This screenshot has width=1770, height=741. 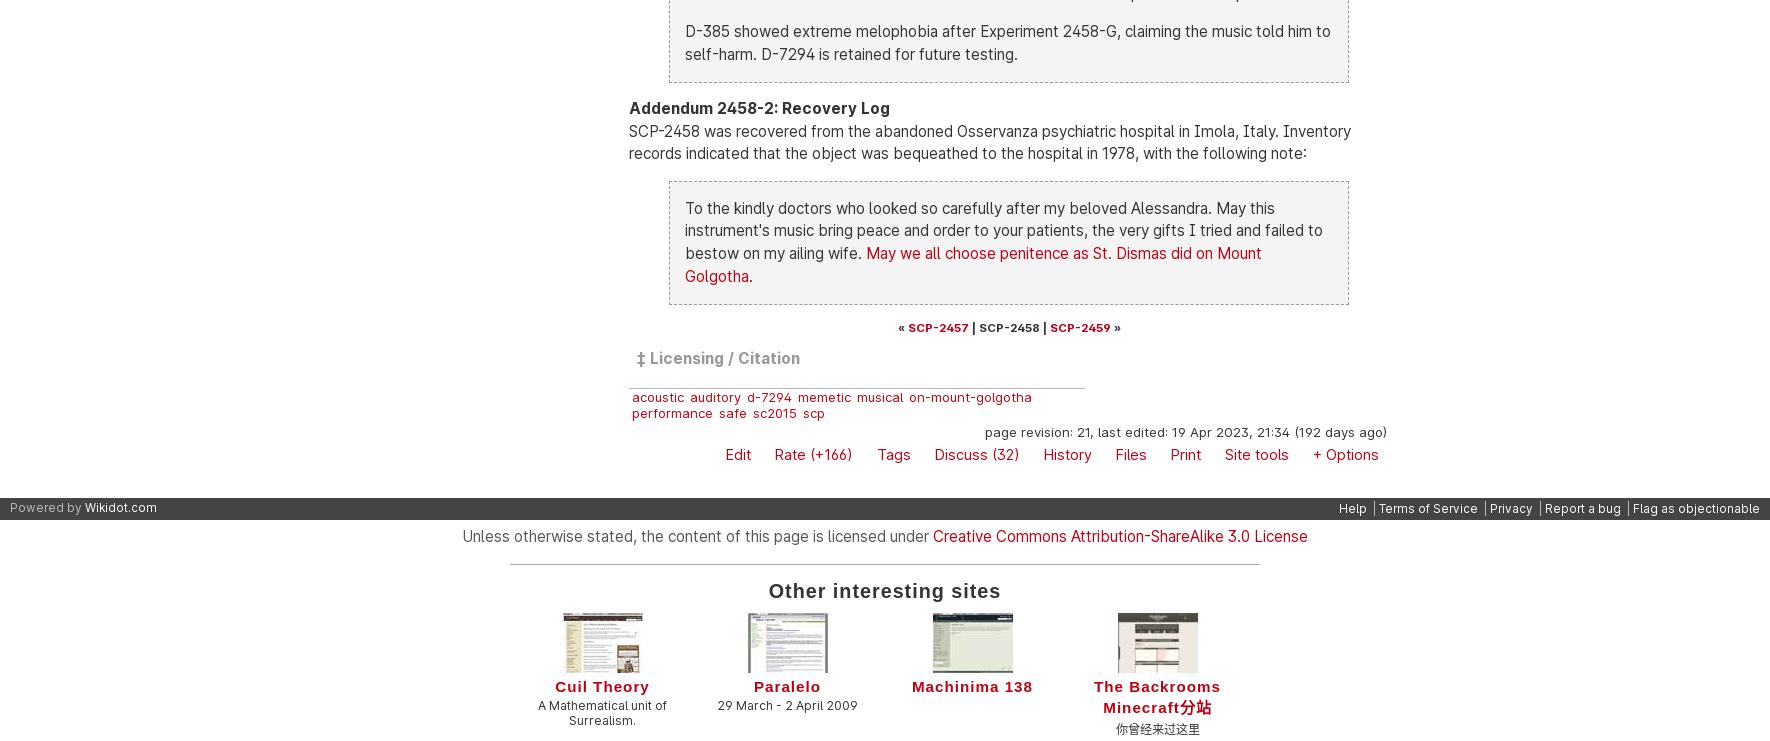 I want to click on 'History', so click(x=1043, y=453).